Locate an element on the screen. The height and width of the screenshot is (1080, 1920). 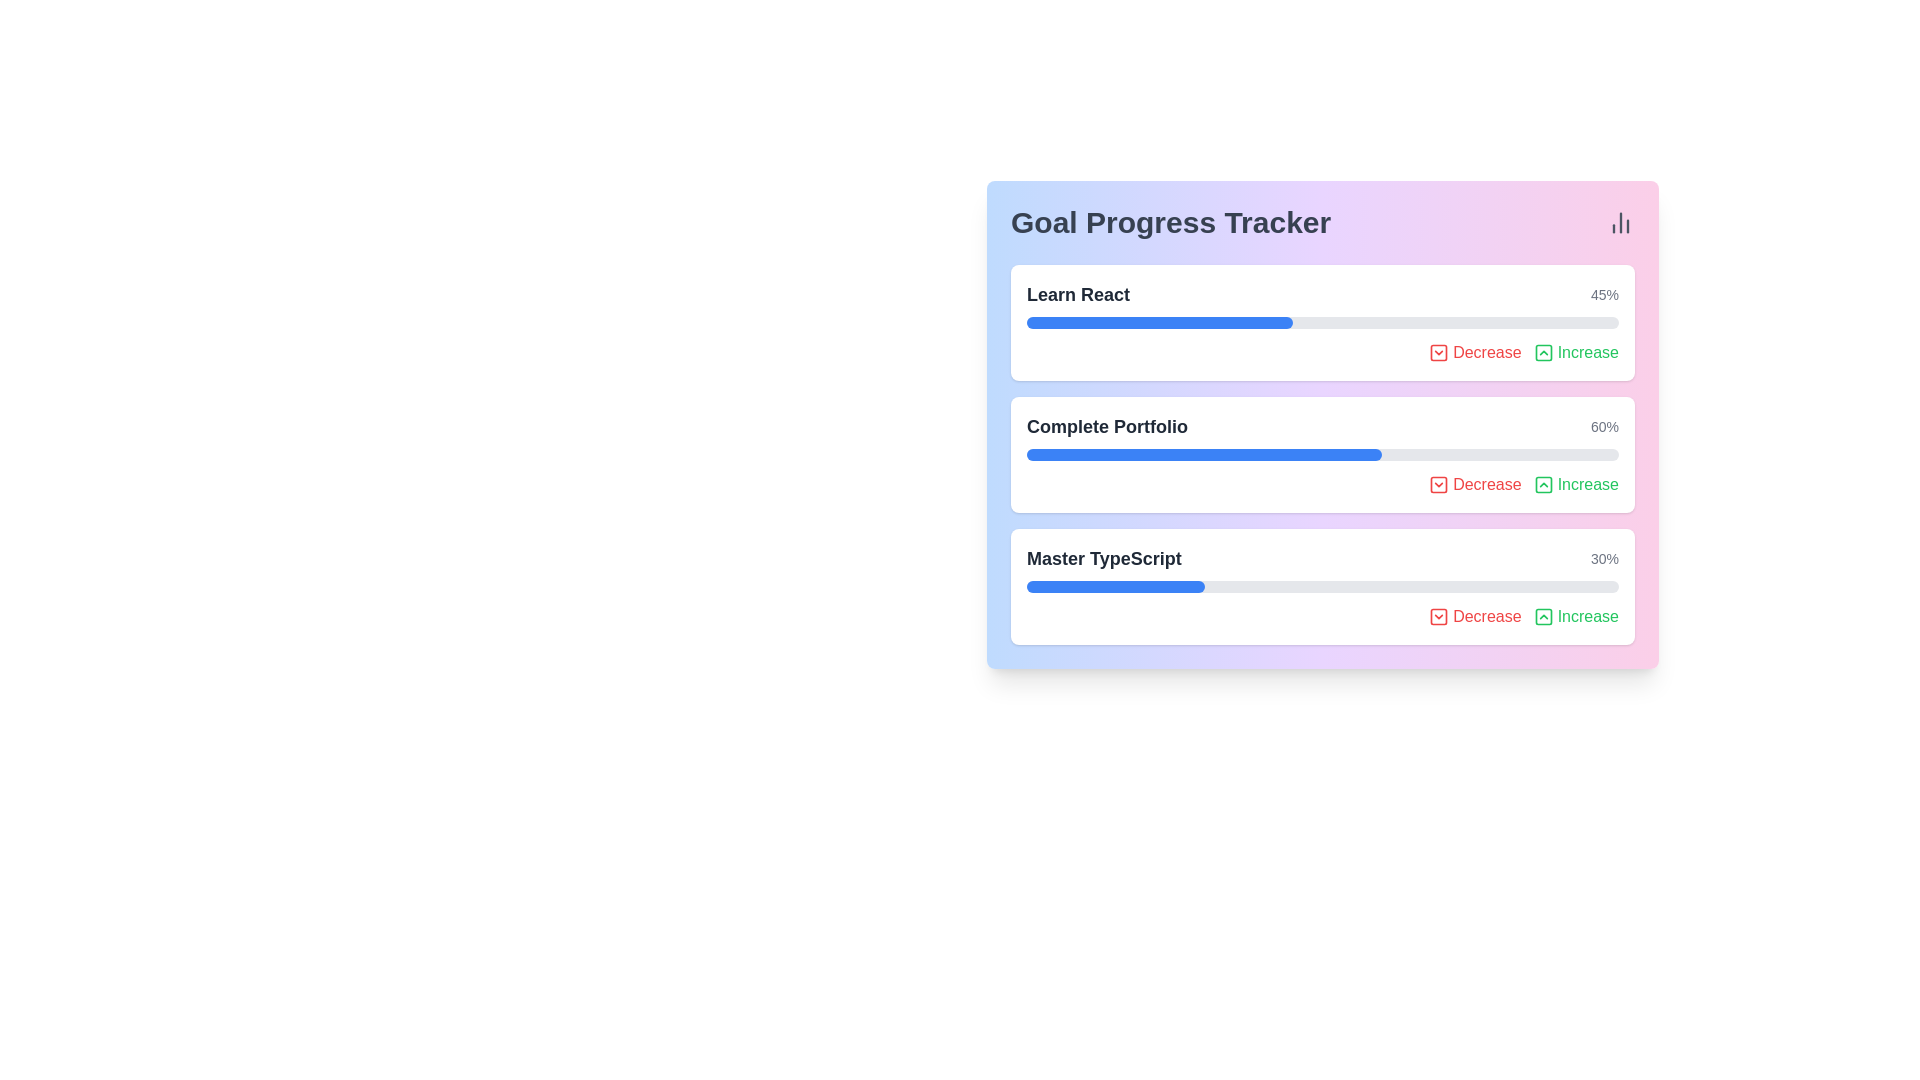
the 'Decrease' button located in the bottom row of the 'Goal Progress Tracker' section is located at coordinates (1475, 616).